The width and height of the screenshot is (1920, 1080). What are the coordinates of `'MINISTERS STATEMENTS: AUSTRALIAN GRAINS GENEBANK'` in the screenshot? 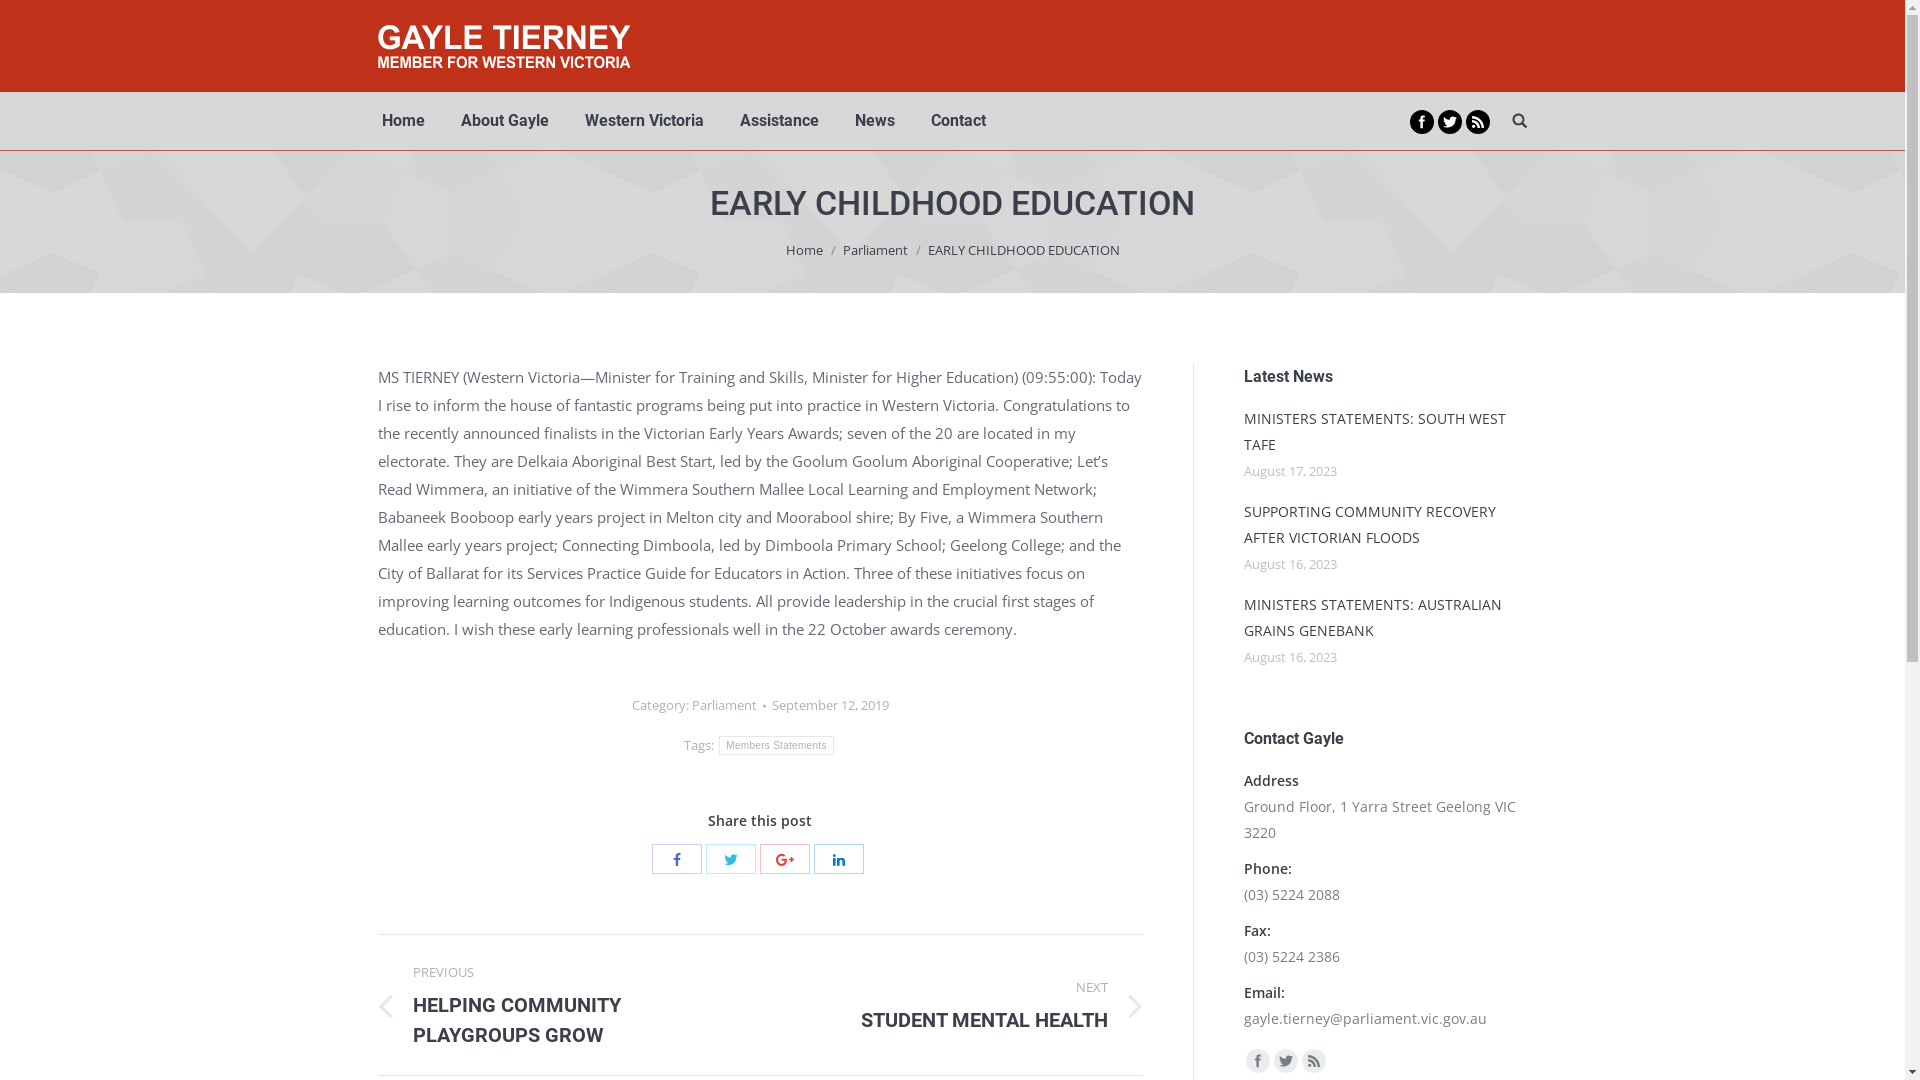 It's located at (1385, 616).